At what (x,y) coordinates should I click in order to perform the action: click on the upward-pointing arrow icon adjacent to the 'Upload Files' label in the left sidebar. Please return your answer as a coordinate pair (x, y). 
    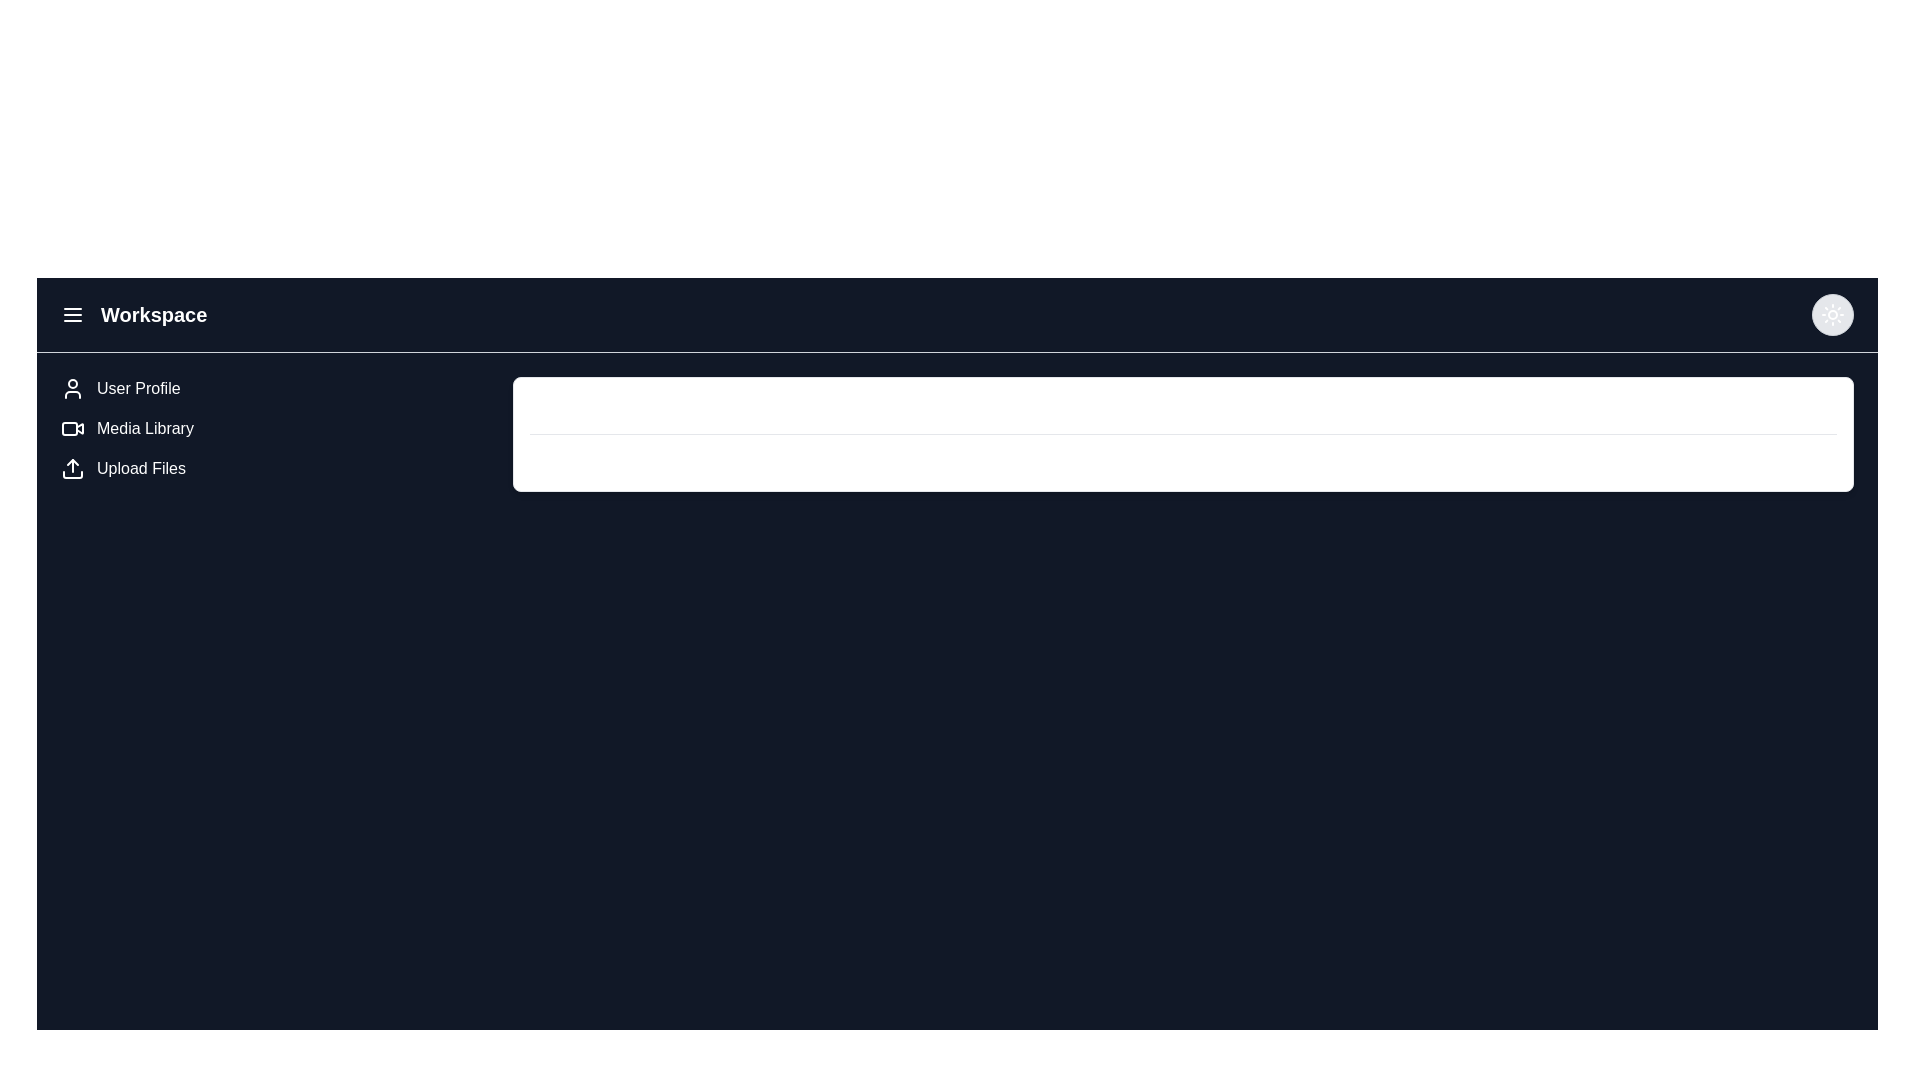
    Looking at the image, I should click on (72, 469).